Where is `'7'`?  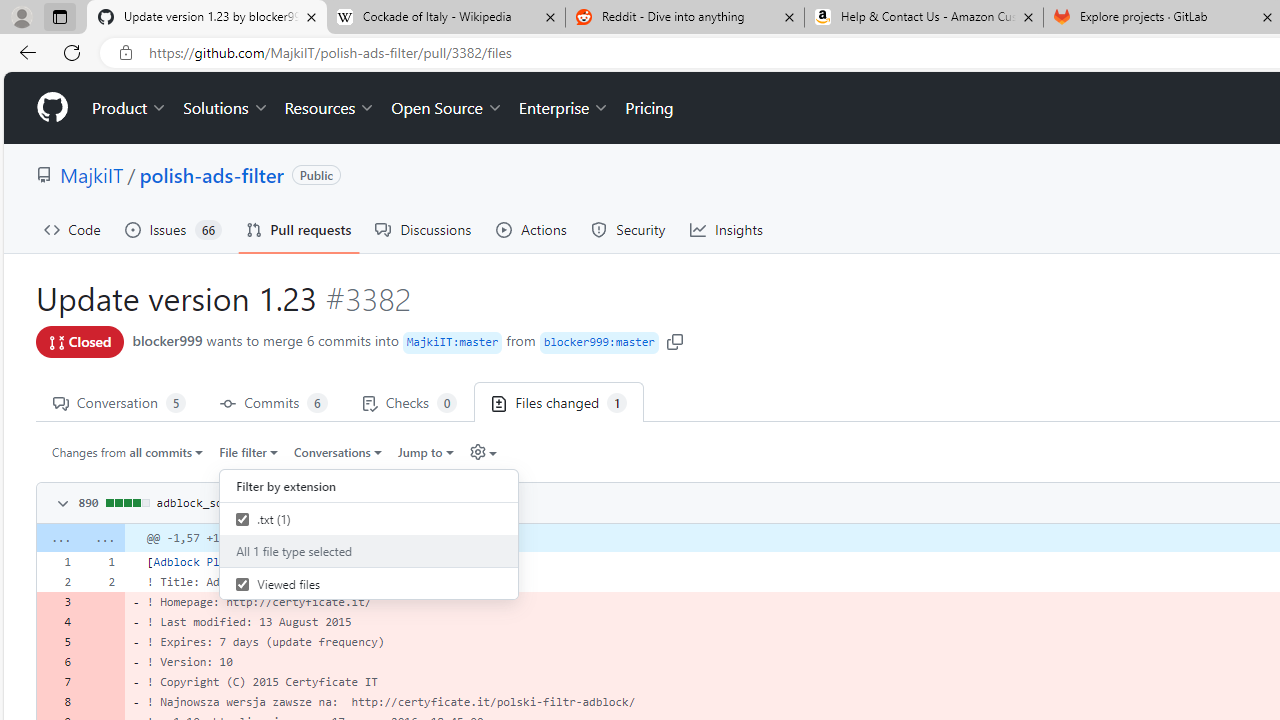
'7' is located at coordinates (58, 680).